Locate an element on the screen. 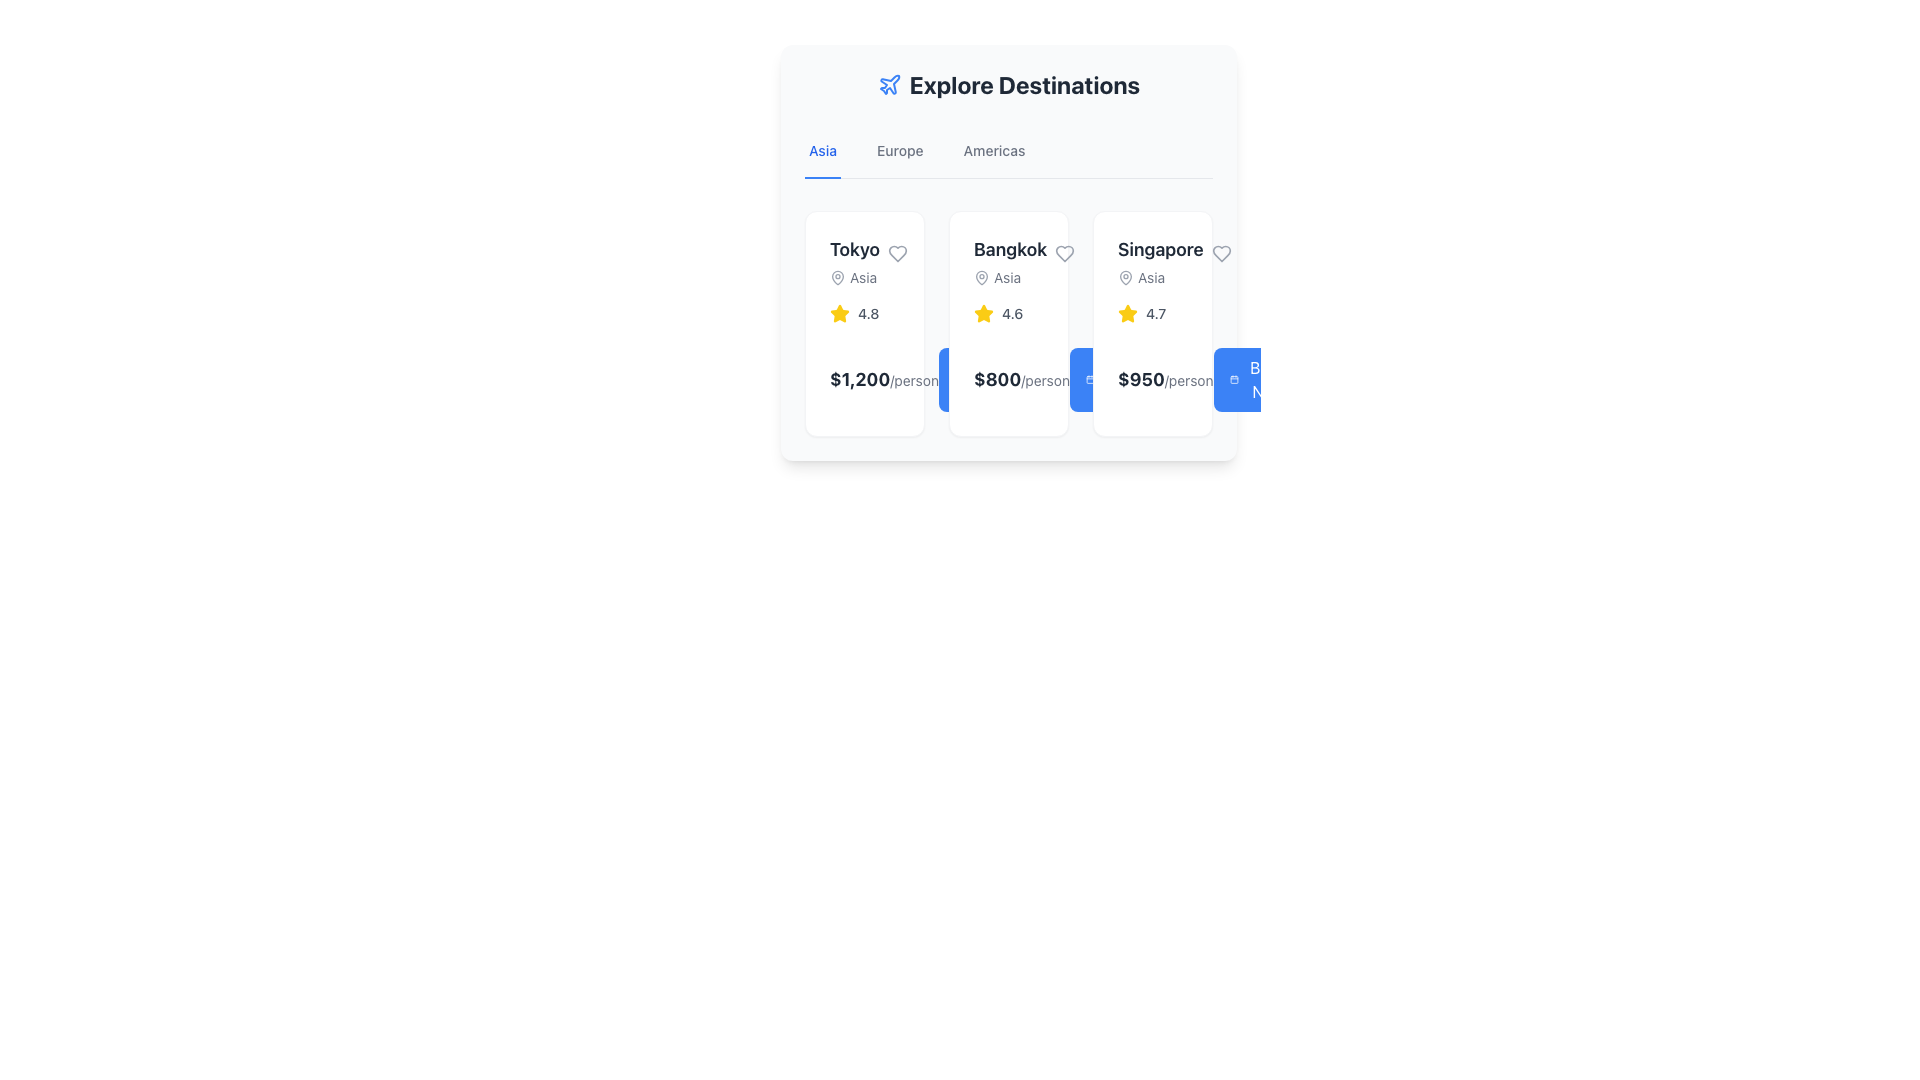  the map pin icon located in the middle card of the trip list under 'Explore Destinations', near the text 'Bangkok' is located at coordinates (982, 277).